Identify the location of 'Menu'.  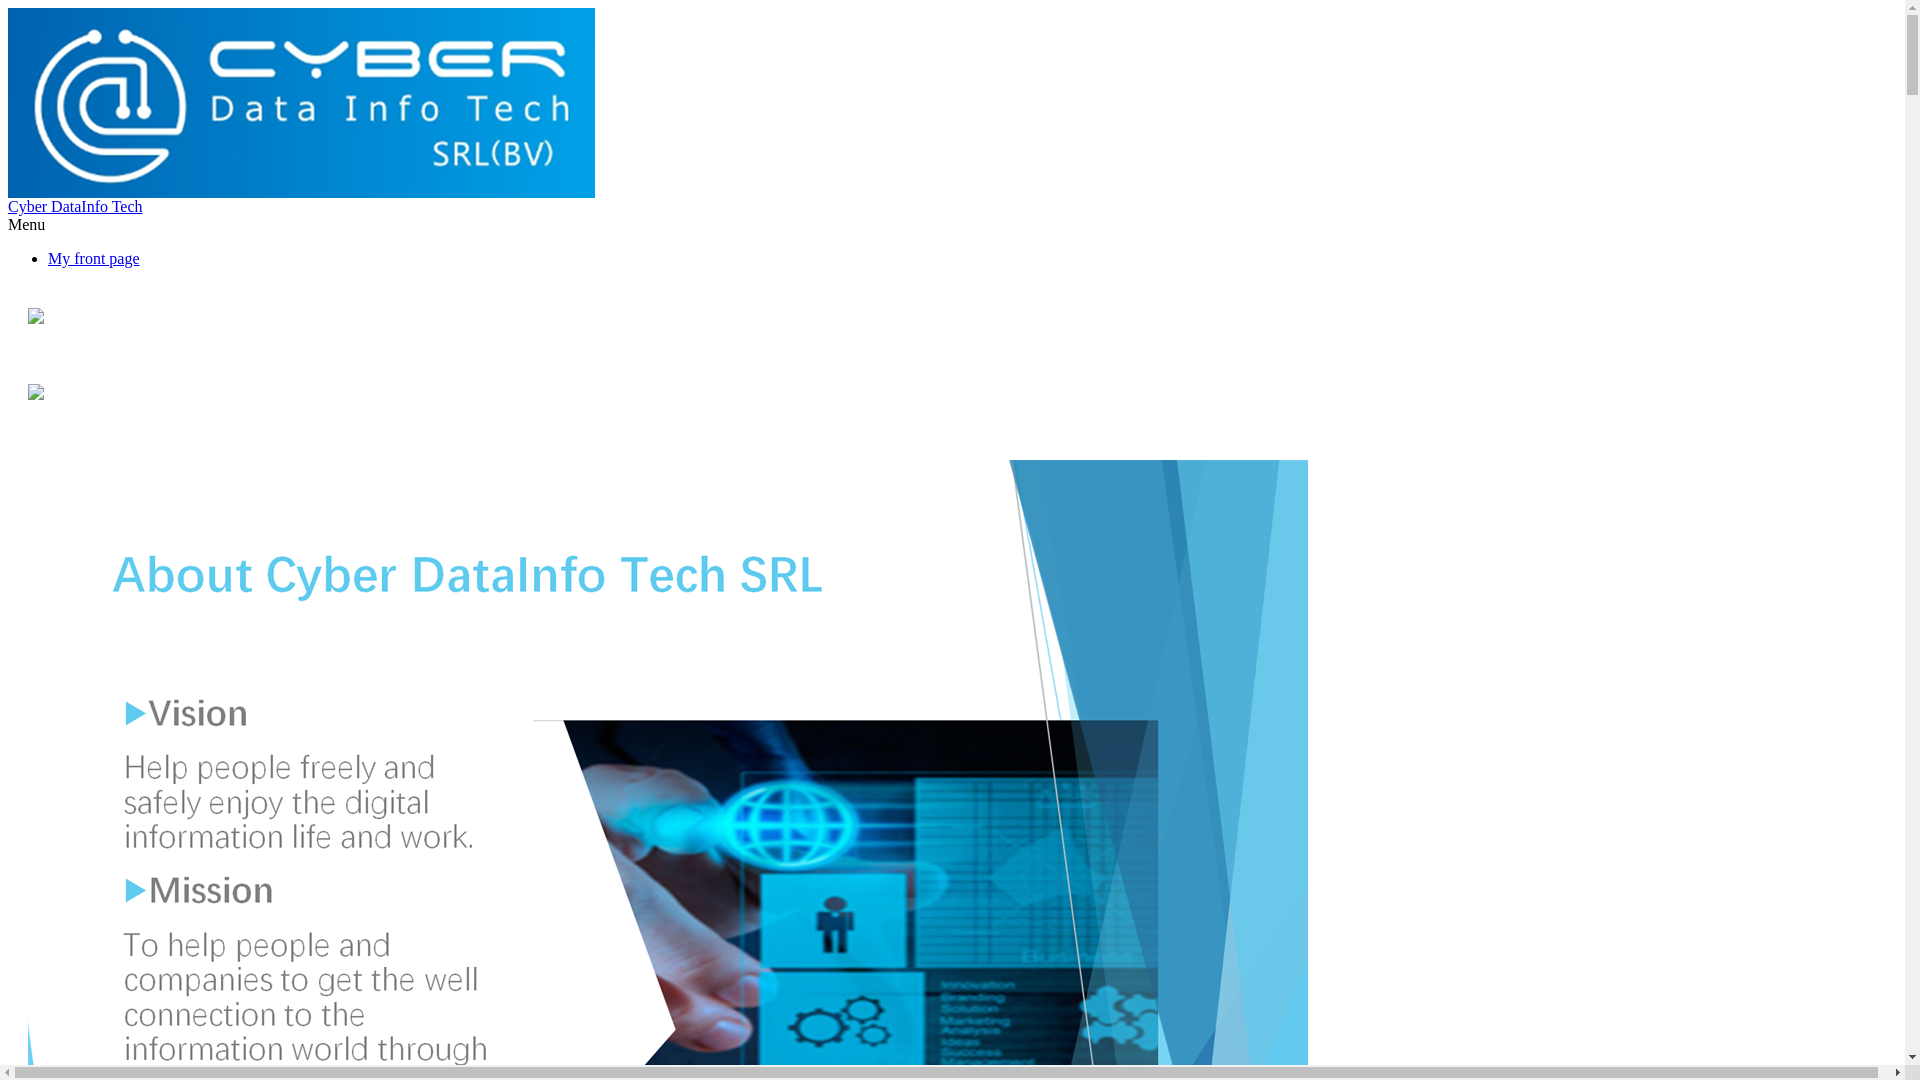
(26, 224).